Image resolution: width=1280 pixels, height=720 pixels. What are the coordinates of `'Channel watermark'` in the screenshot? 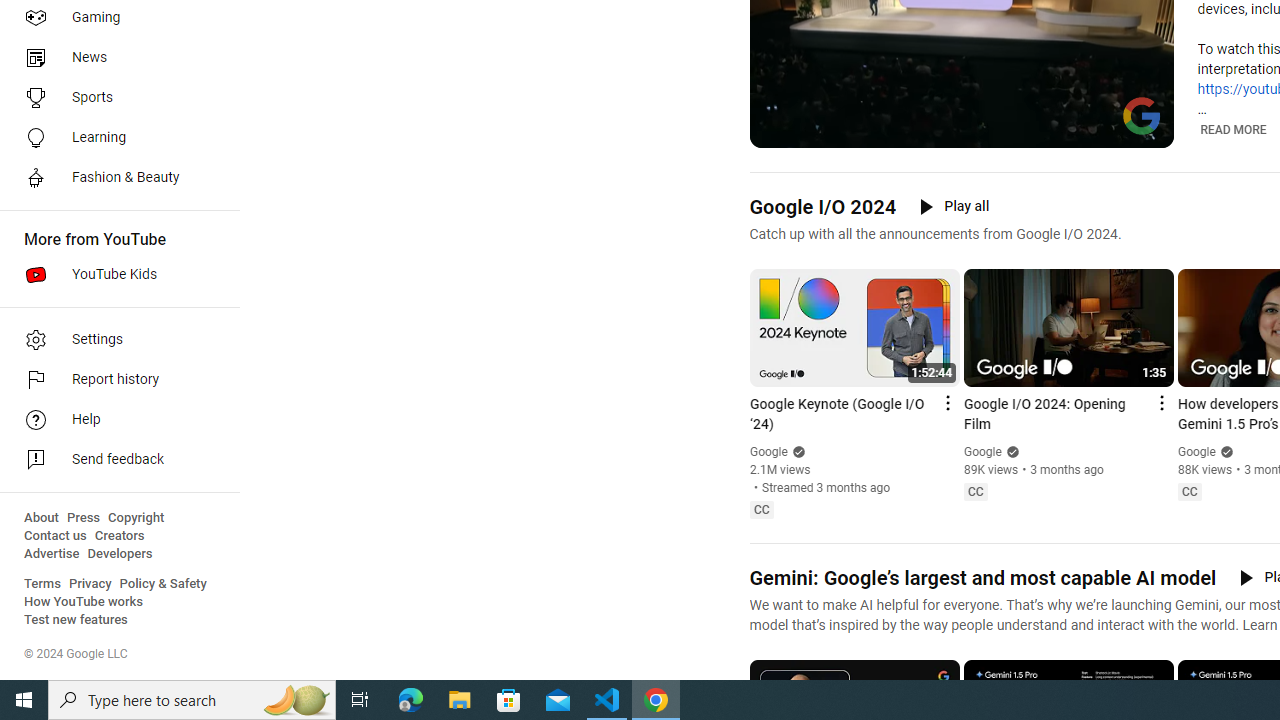 It's located at (1141, 115).